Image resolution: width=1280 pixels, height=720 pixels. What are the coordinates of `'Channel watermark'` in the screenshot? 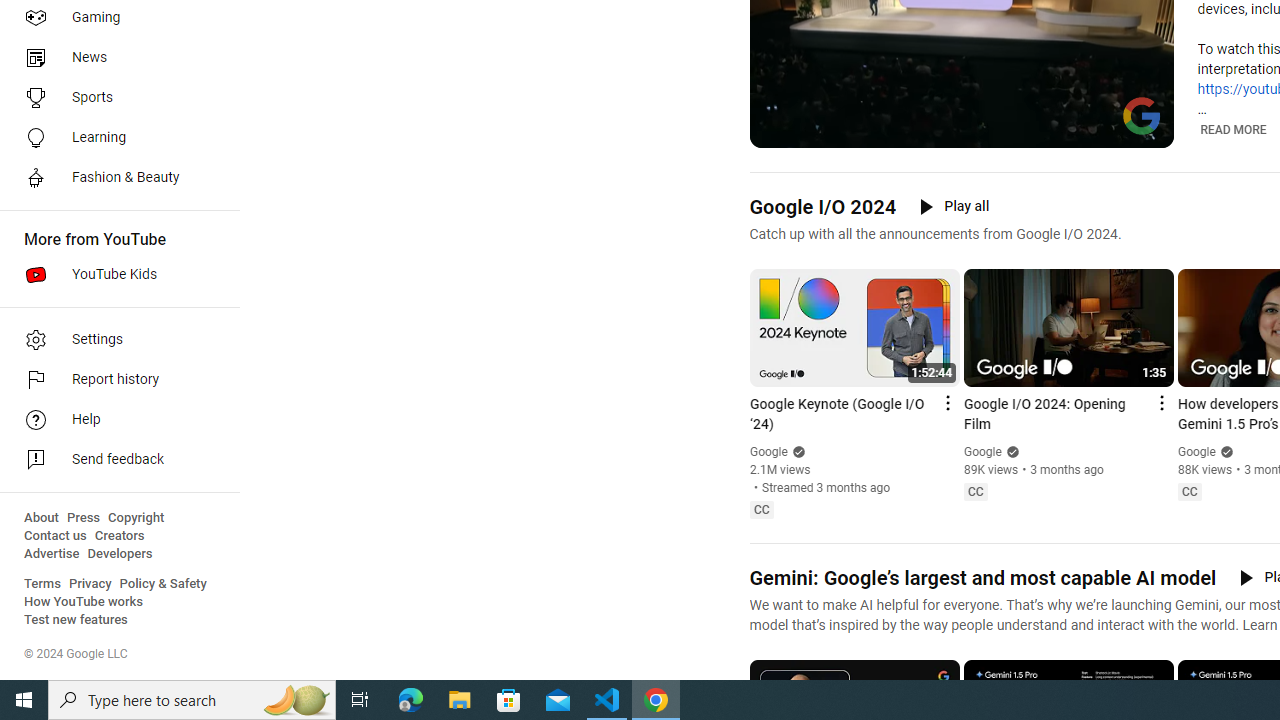 It's located at (1141, 115).